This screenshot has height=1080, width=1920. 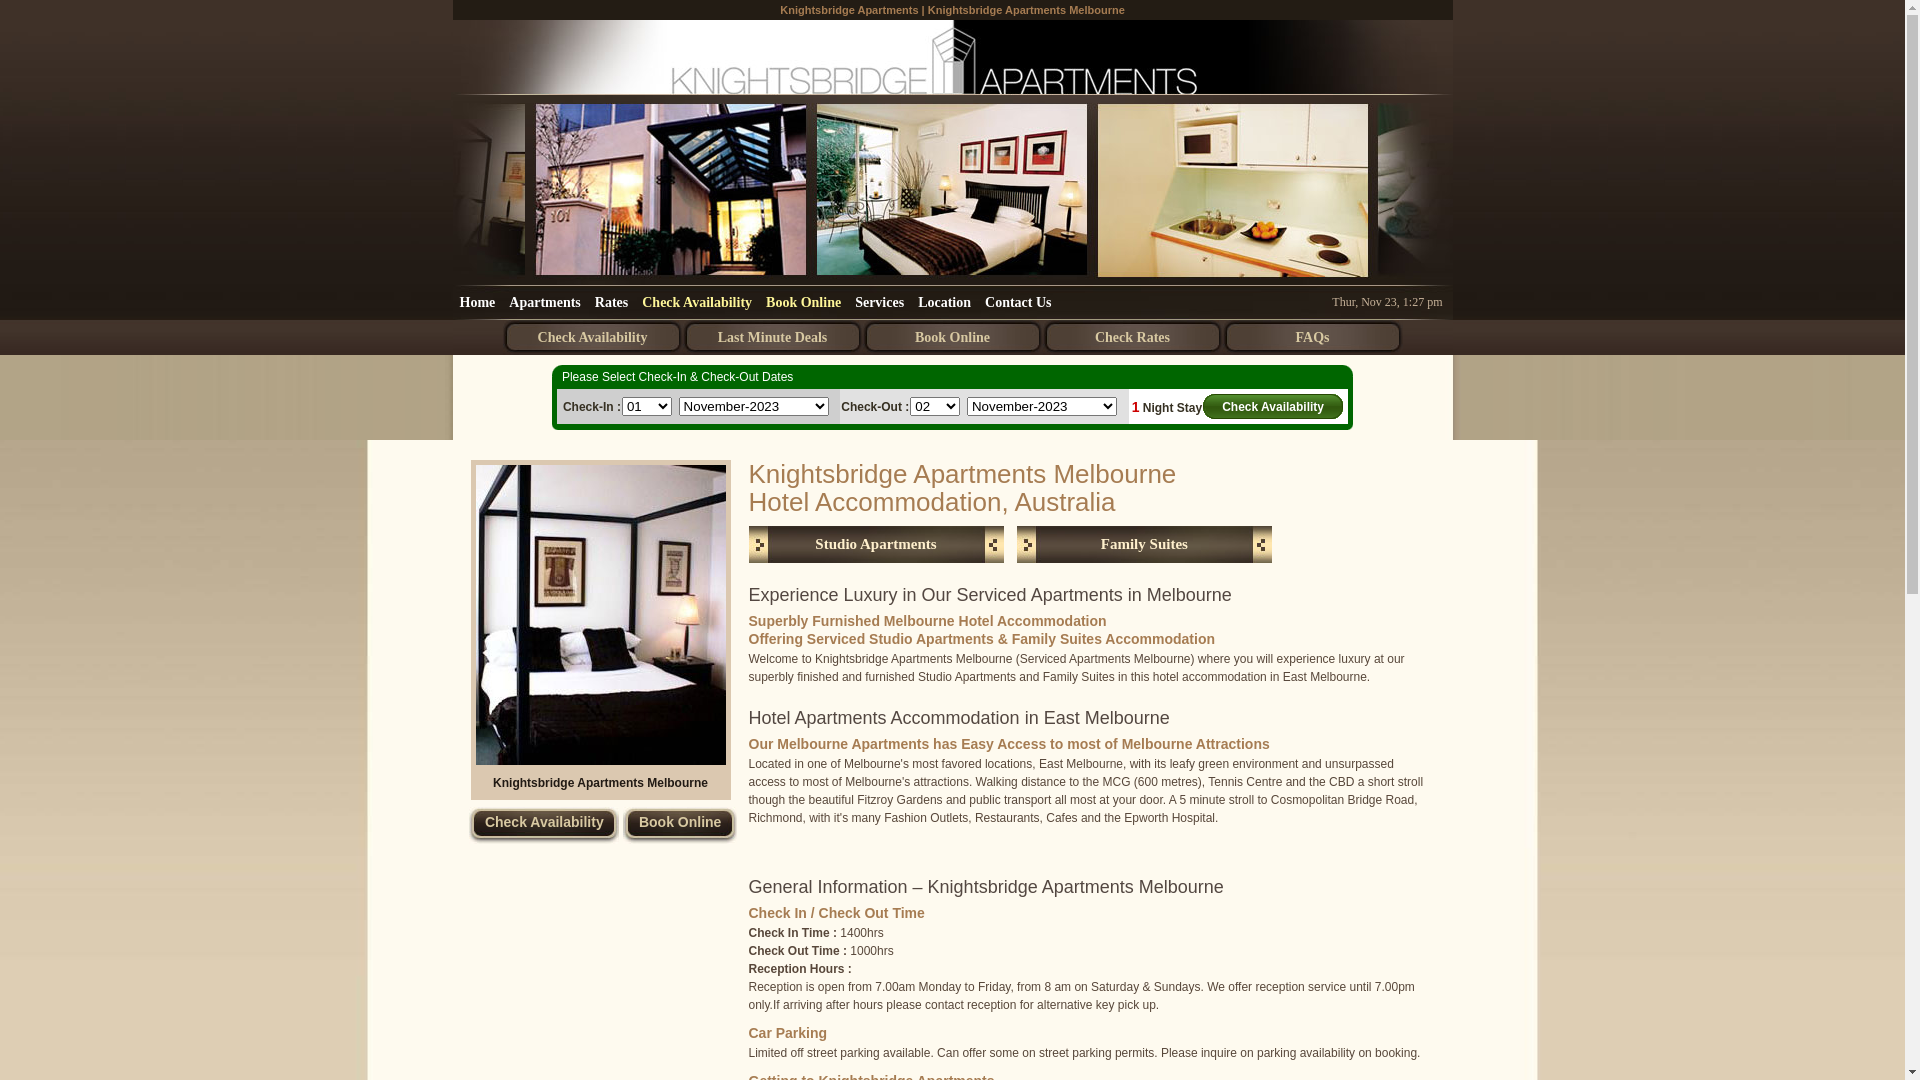 What do you see at coordinates (599, 613) in the screenshot?
I see `'Knightsbridge Apartments Melbourne'` at bounding box center [599, 613].